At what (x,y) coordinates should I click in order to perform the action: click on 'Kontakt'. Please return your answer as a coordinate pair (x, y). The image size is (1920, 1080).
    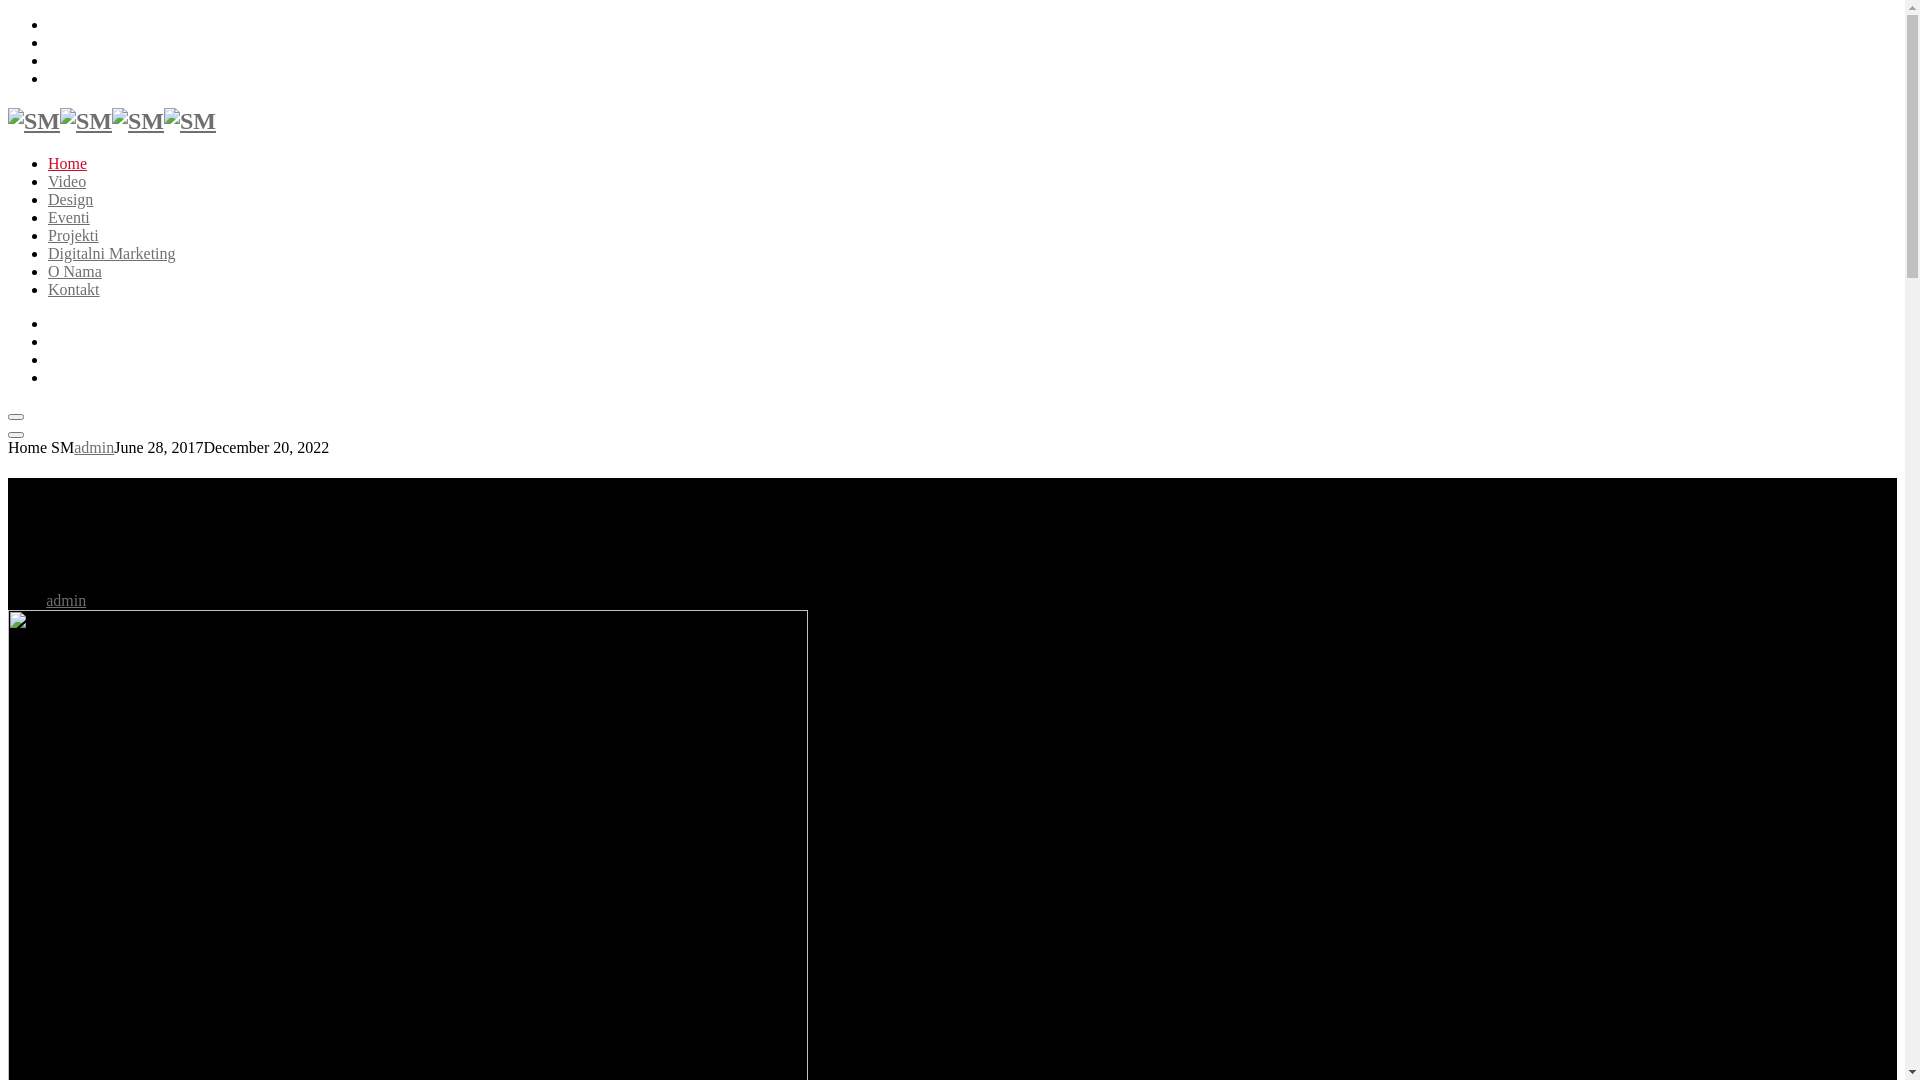
    Looking at the image, I should click on (73, 289).